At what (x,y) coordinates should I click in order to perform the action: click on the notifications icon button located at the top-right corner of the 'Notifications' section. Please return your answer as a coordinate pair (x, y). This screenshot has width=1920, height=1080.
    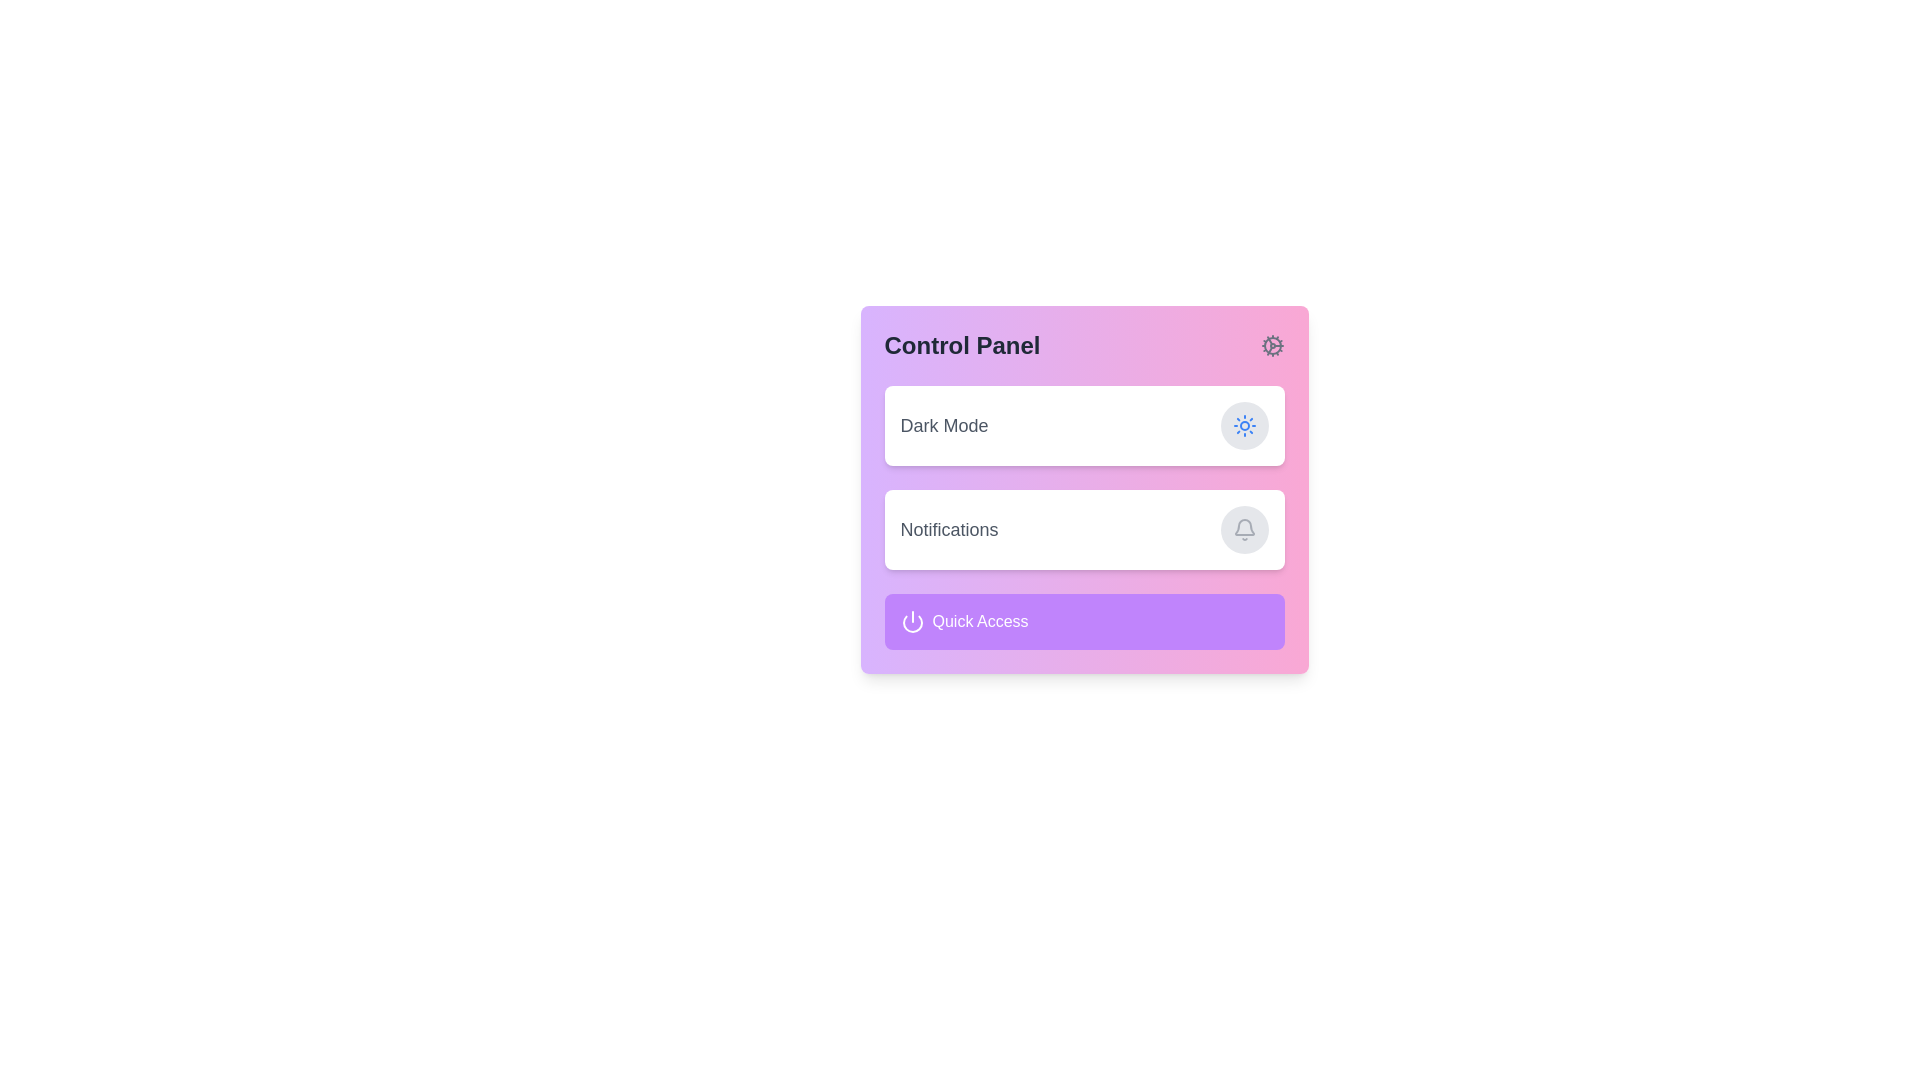
    Looking at the image, I should click on (1243, 528).